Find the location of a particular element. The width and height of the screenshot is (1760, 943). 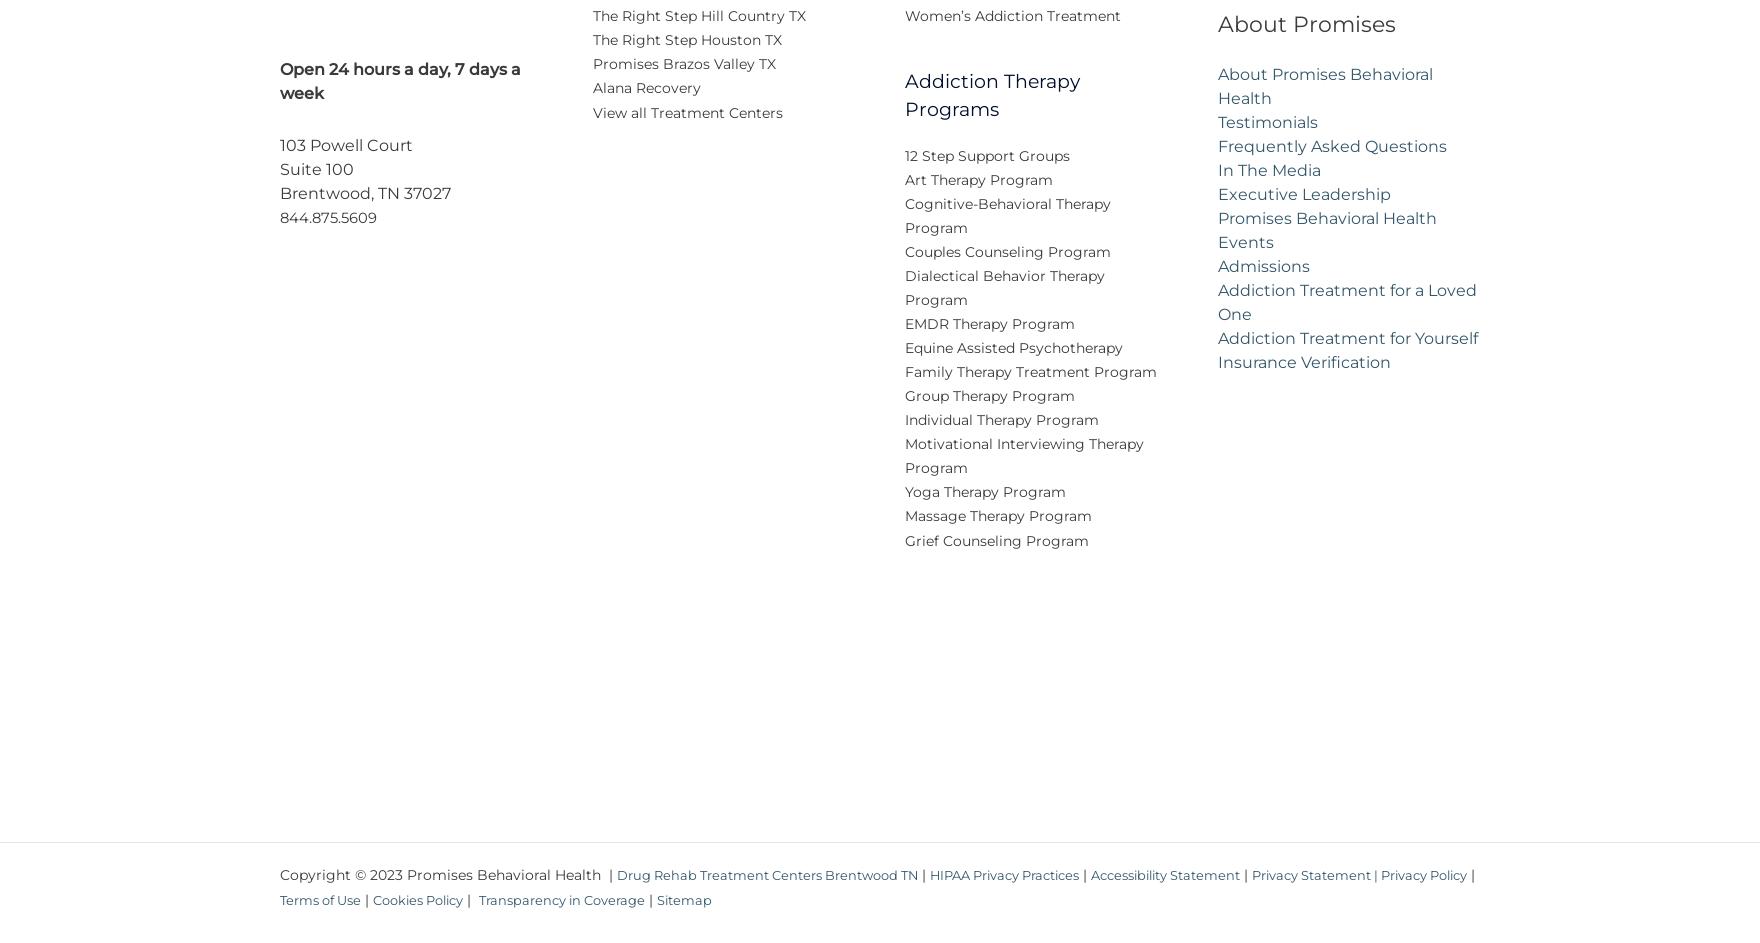

'Promises Behavioral Health Events' is located at coordinates (1326, 244).